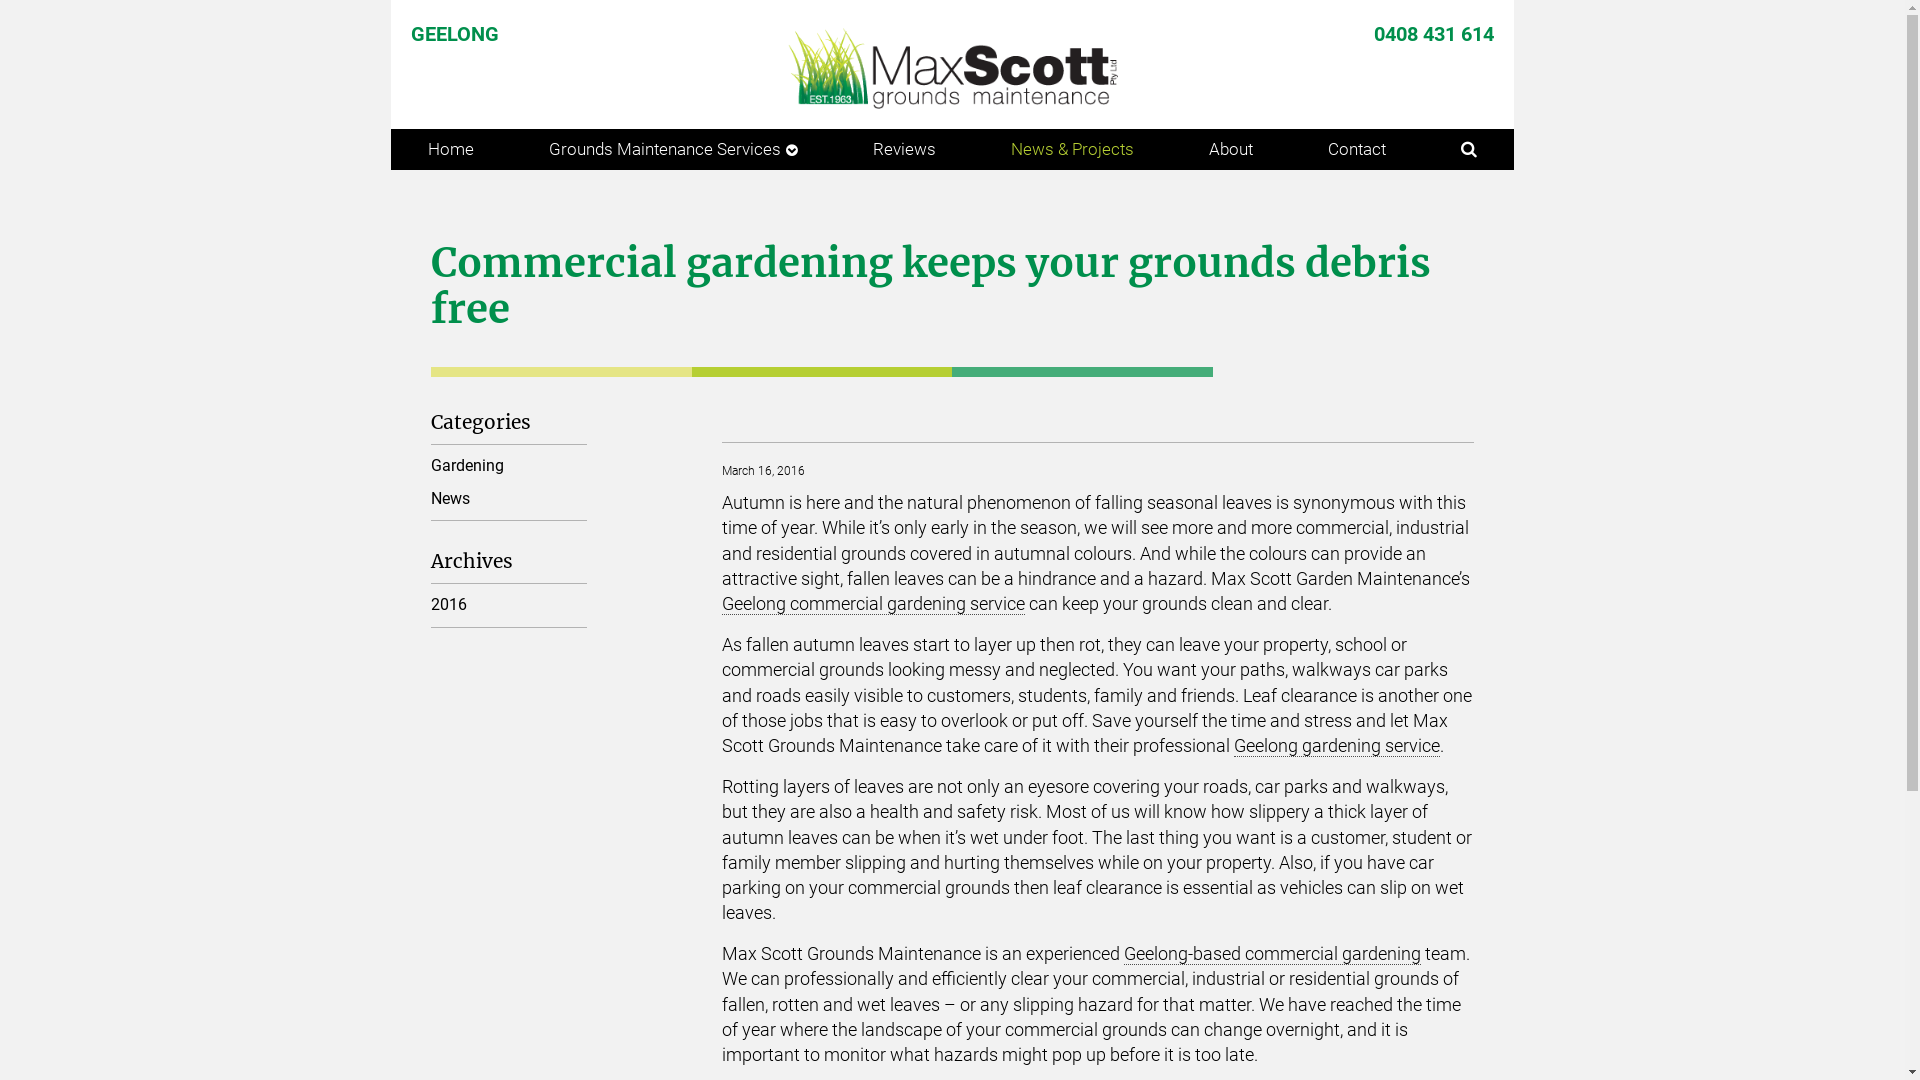 This screenshot has height=1080, width=1920. Describe the element at coordinates (1337, 745) in the screenshot. I see `'Geelong gardening service'` at that location.